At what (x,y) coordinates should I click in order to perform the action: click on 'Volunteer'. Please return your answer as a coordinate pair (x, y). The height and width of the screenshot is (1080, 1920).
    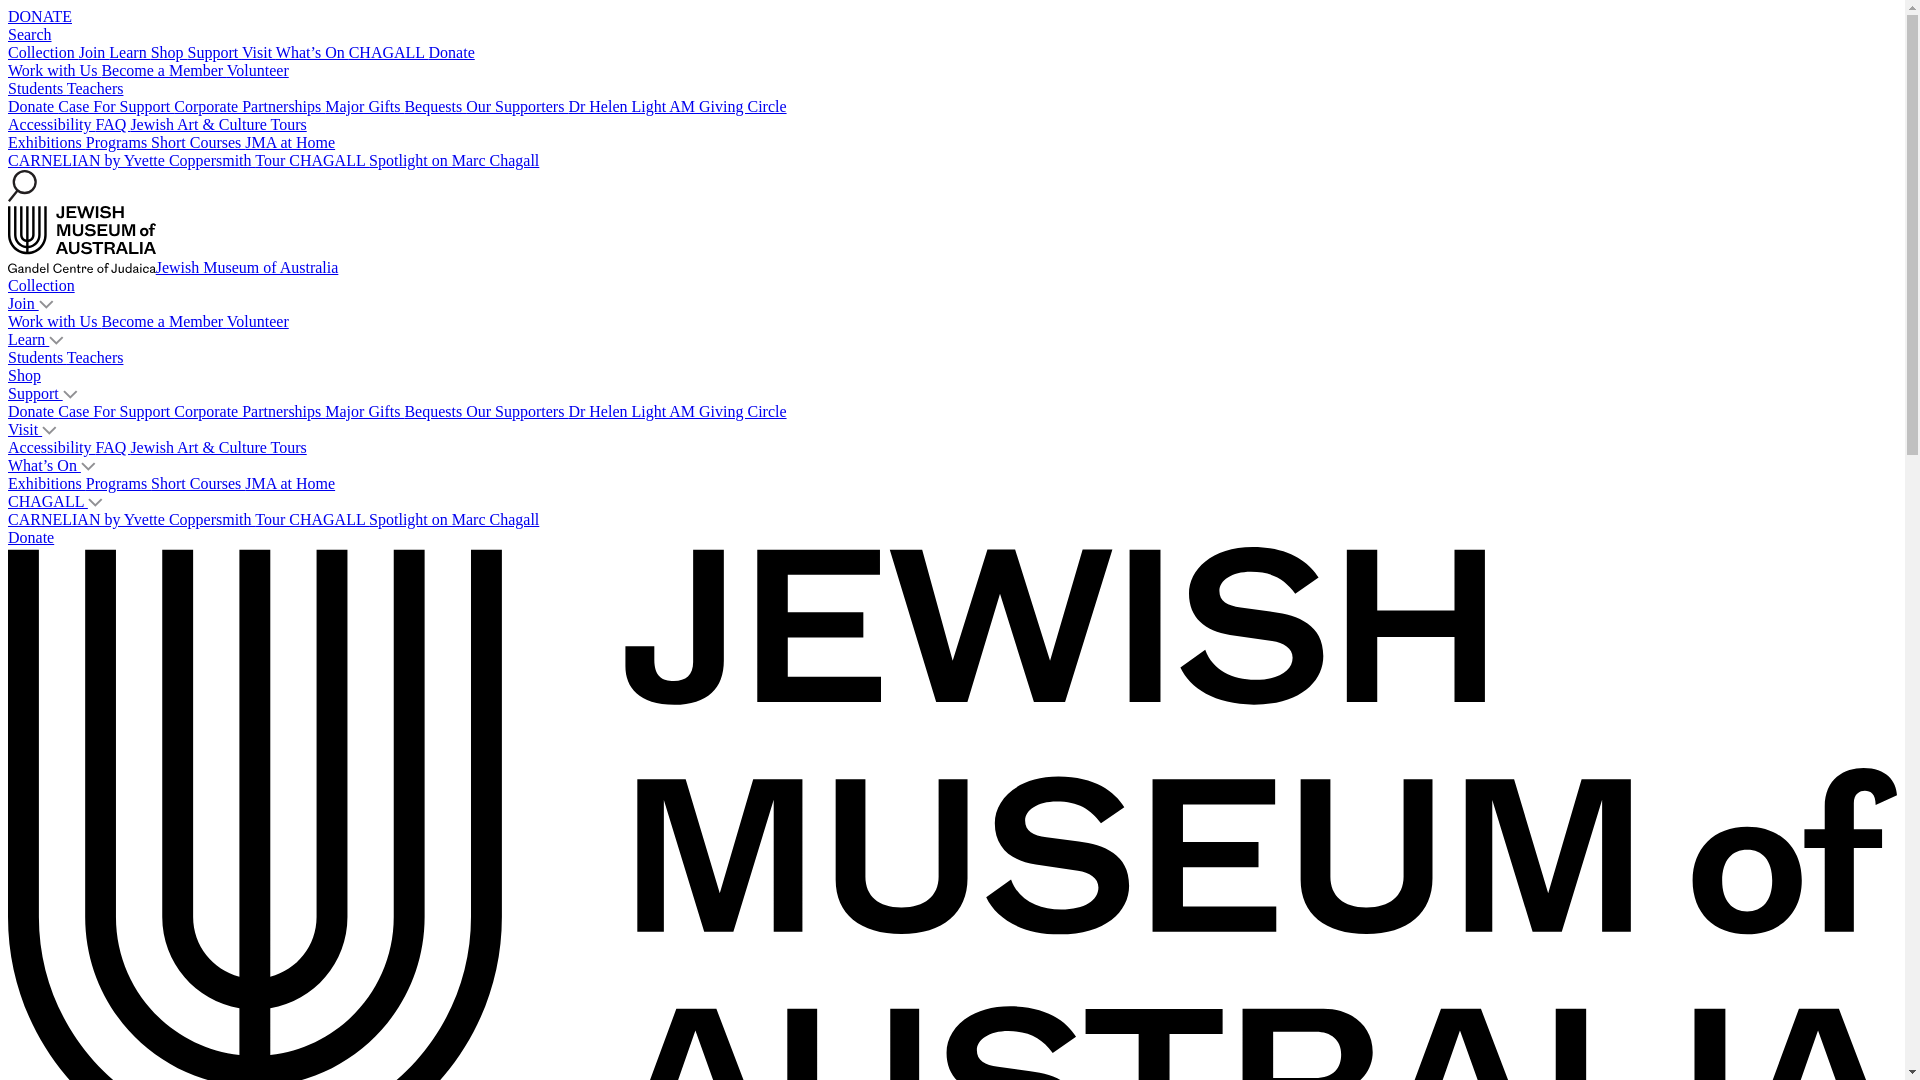
    Looking at the image, I should click on (257, 69).